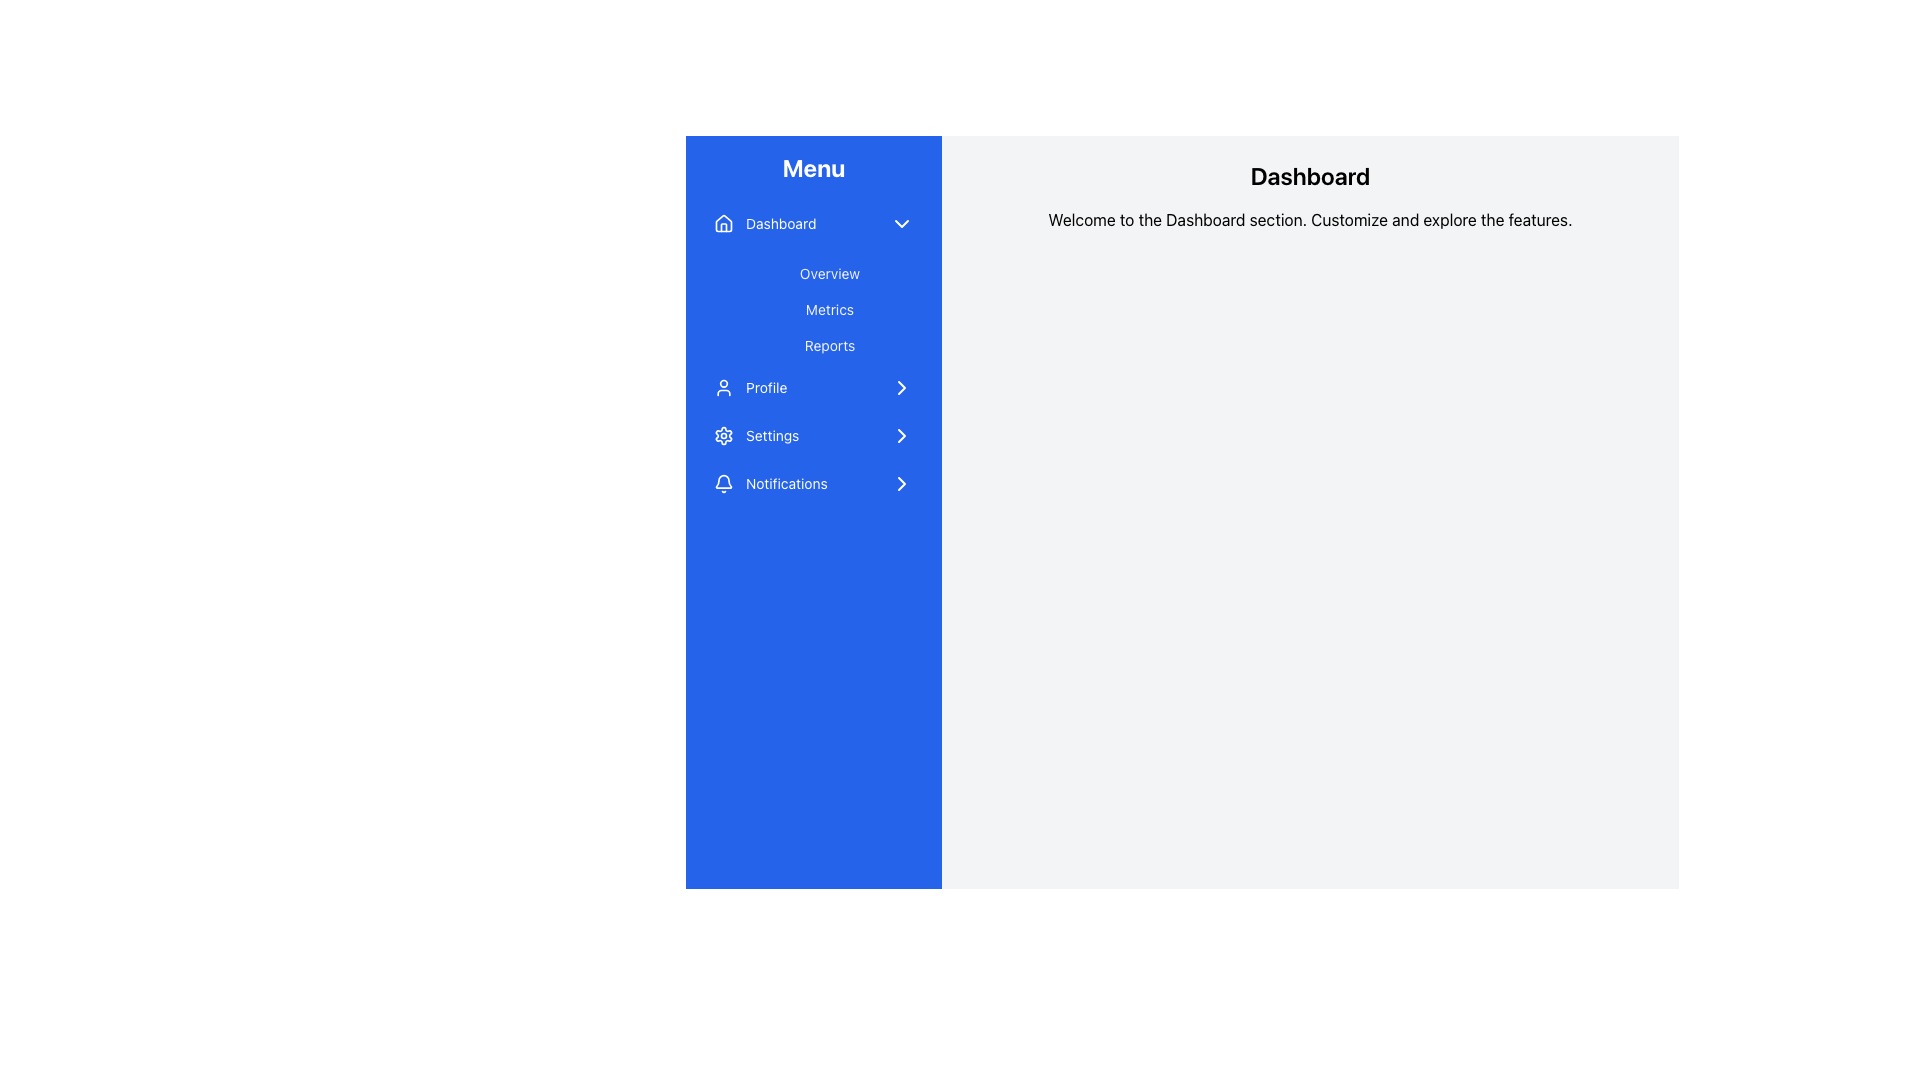  What do you see at coordinates (814, 167) in the screenshot?
I see `the 'Menu' title in bold white text located at the top of the vertical sidebar on the left side of the interface, which is displayed on a blue background` at bounding box center [814, 167].